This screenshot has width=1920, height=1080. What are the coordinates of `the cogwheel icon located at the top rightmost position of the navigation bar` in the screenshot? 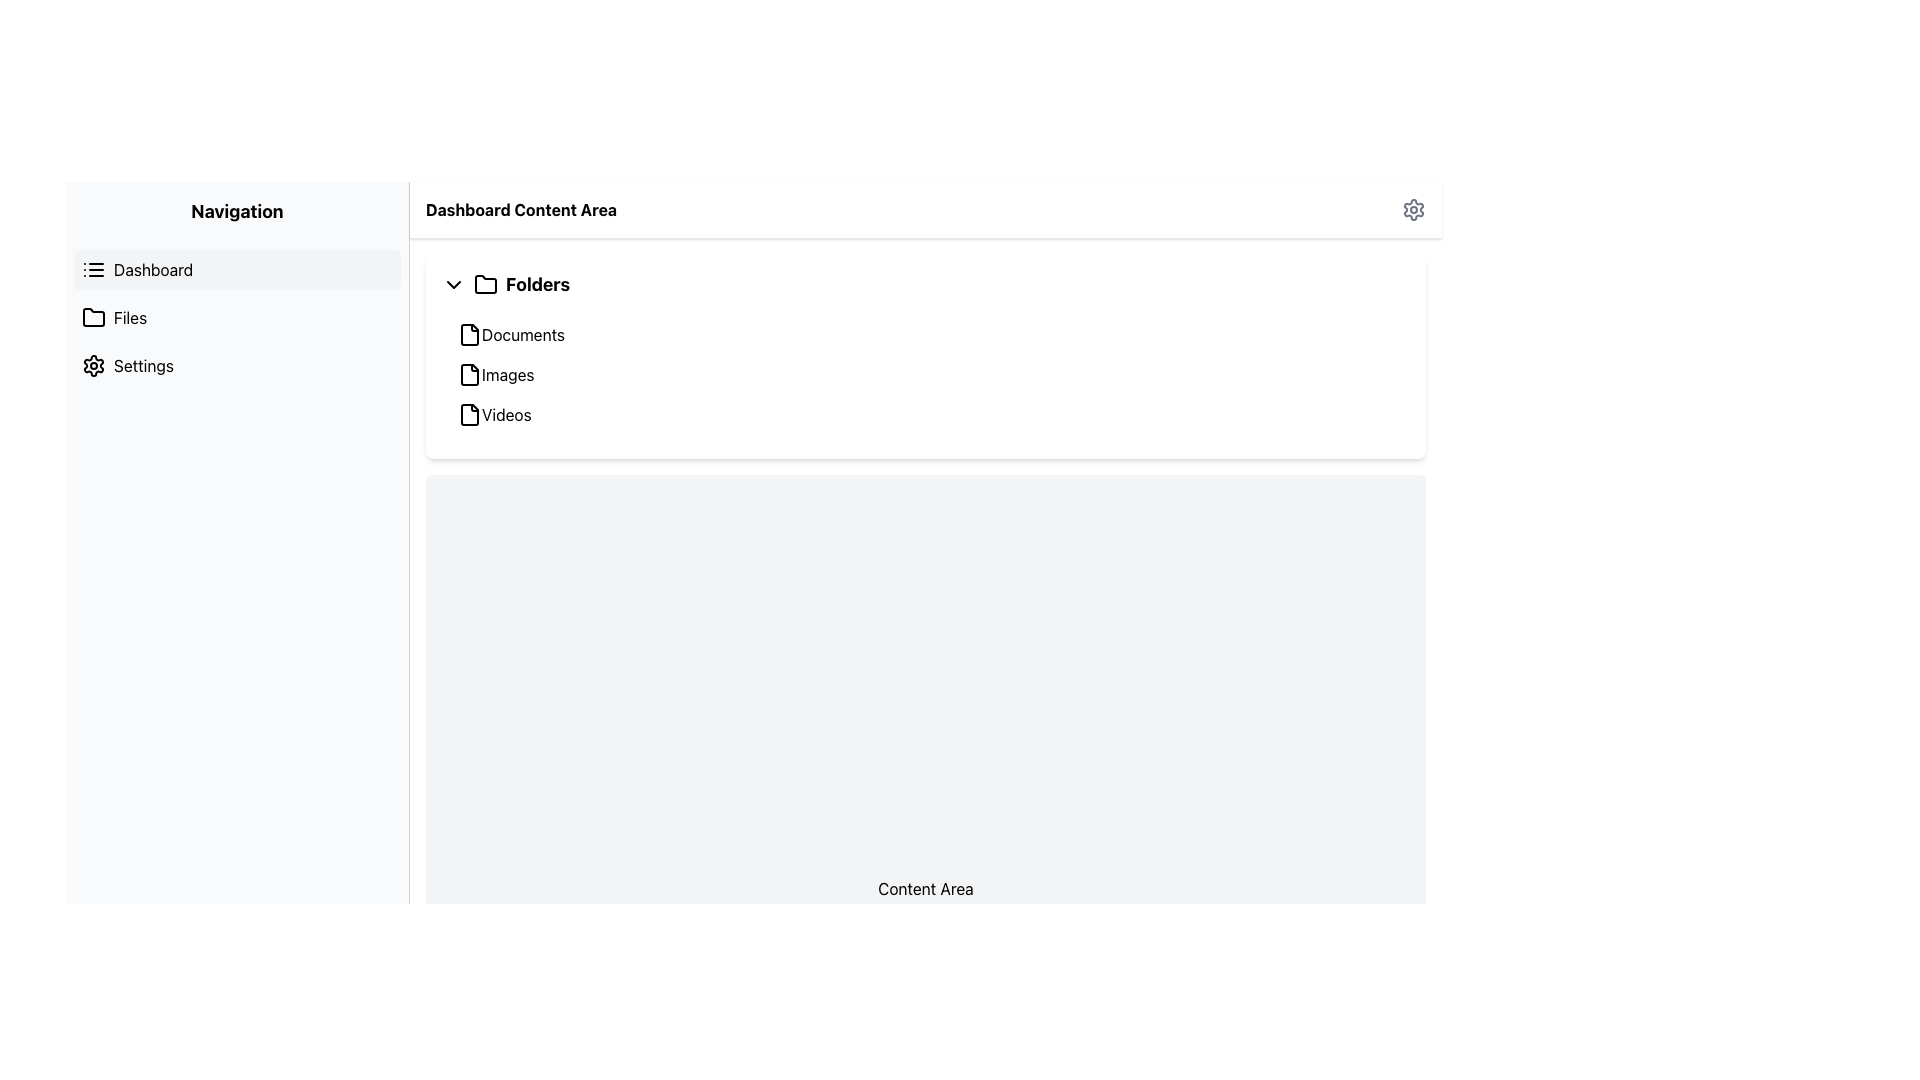 It's located at (1413, 209).